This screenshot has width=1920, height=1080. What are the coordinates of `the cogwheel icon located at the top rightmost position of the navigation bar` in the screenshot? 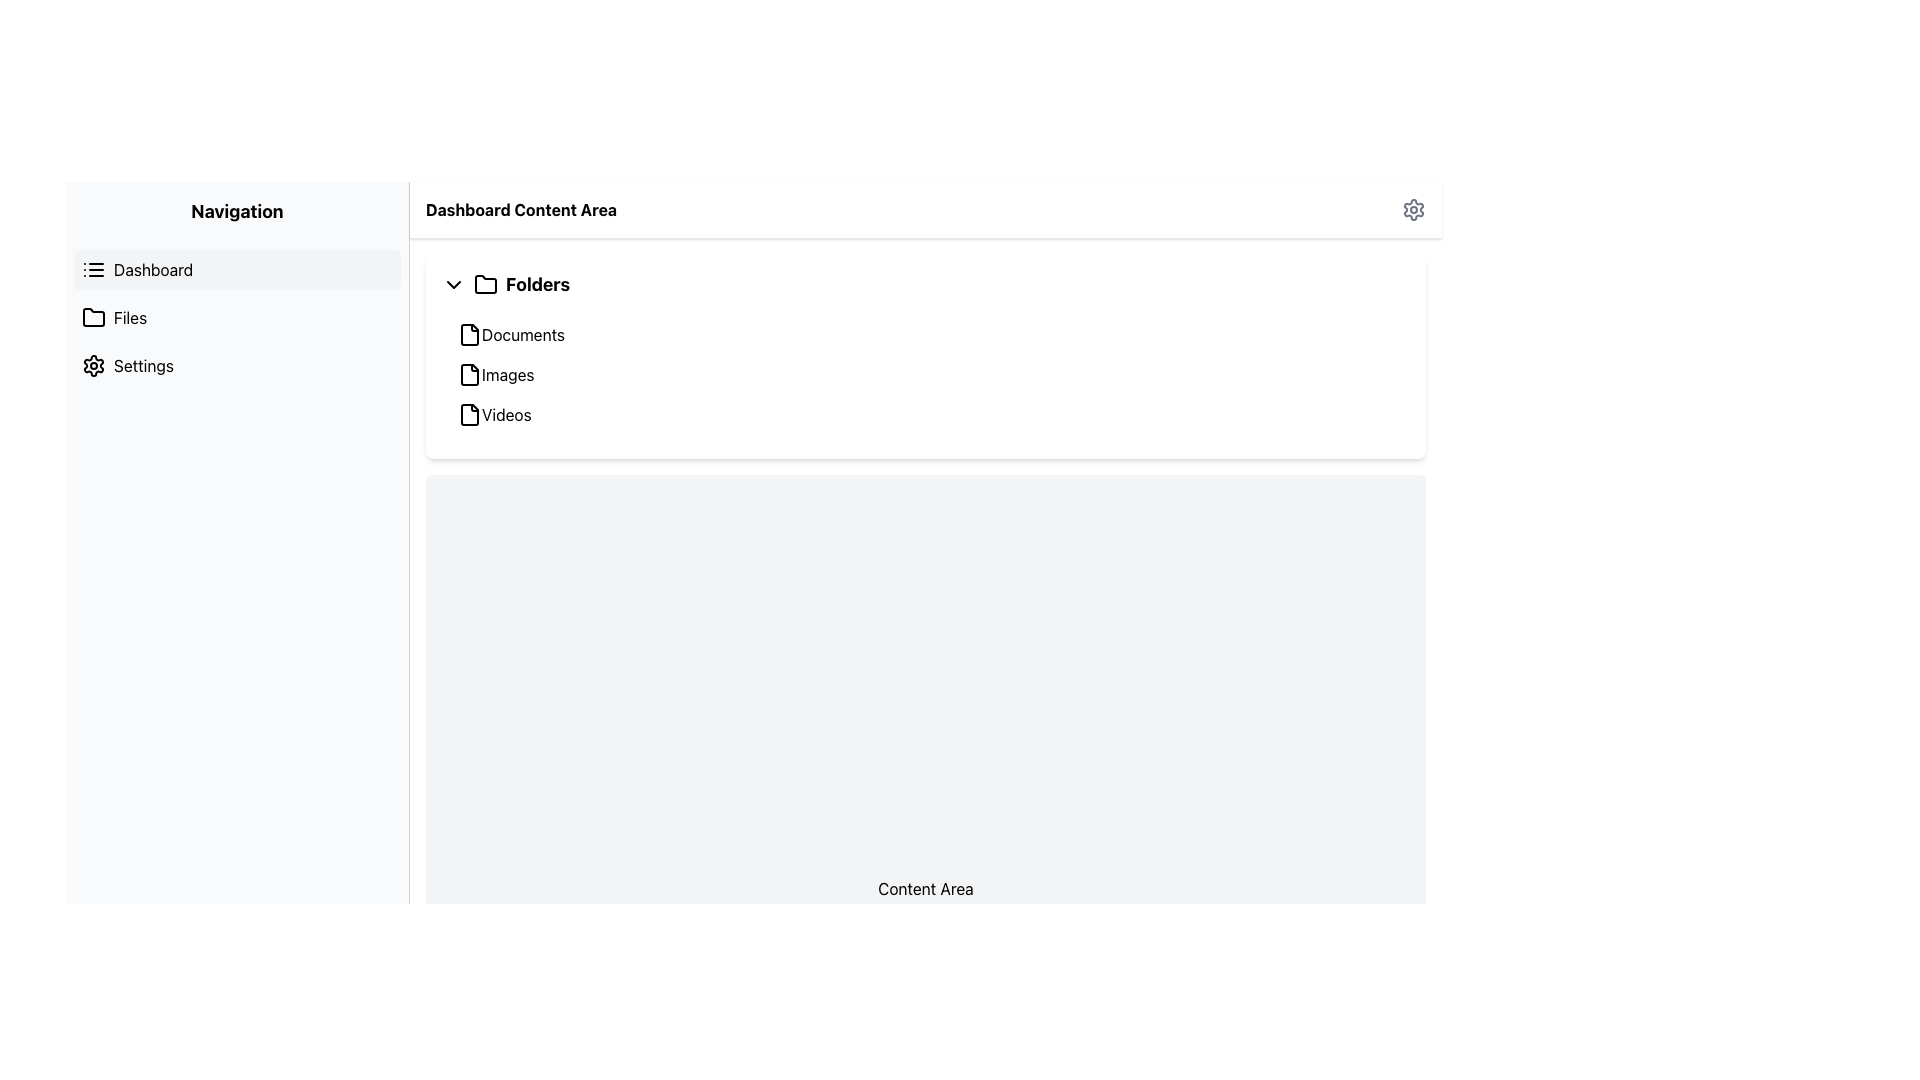 It's located at (1413, 209).